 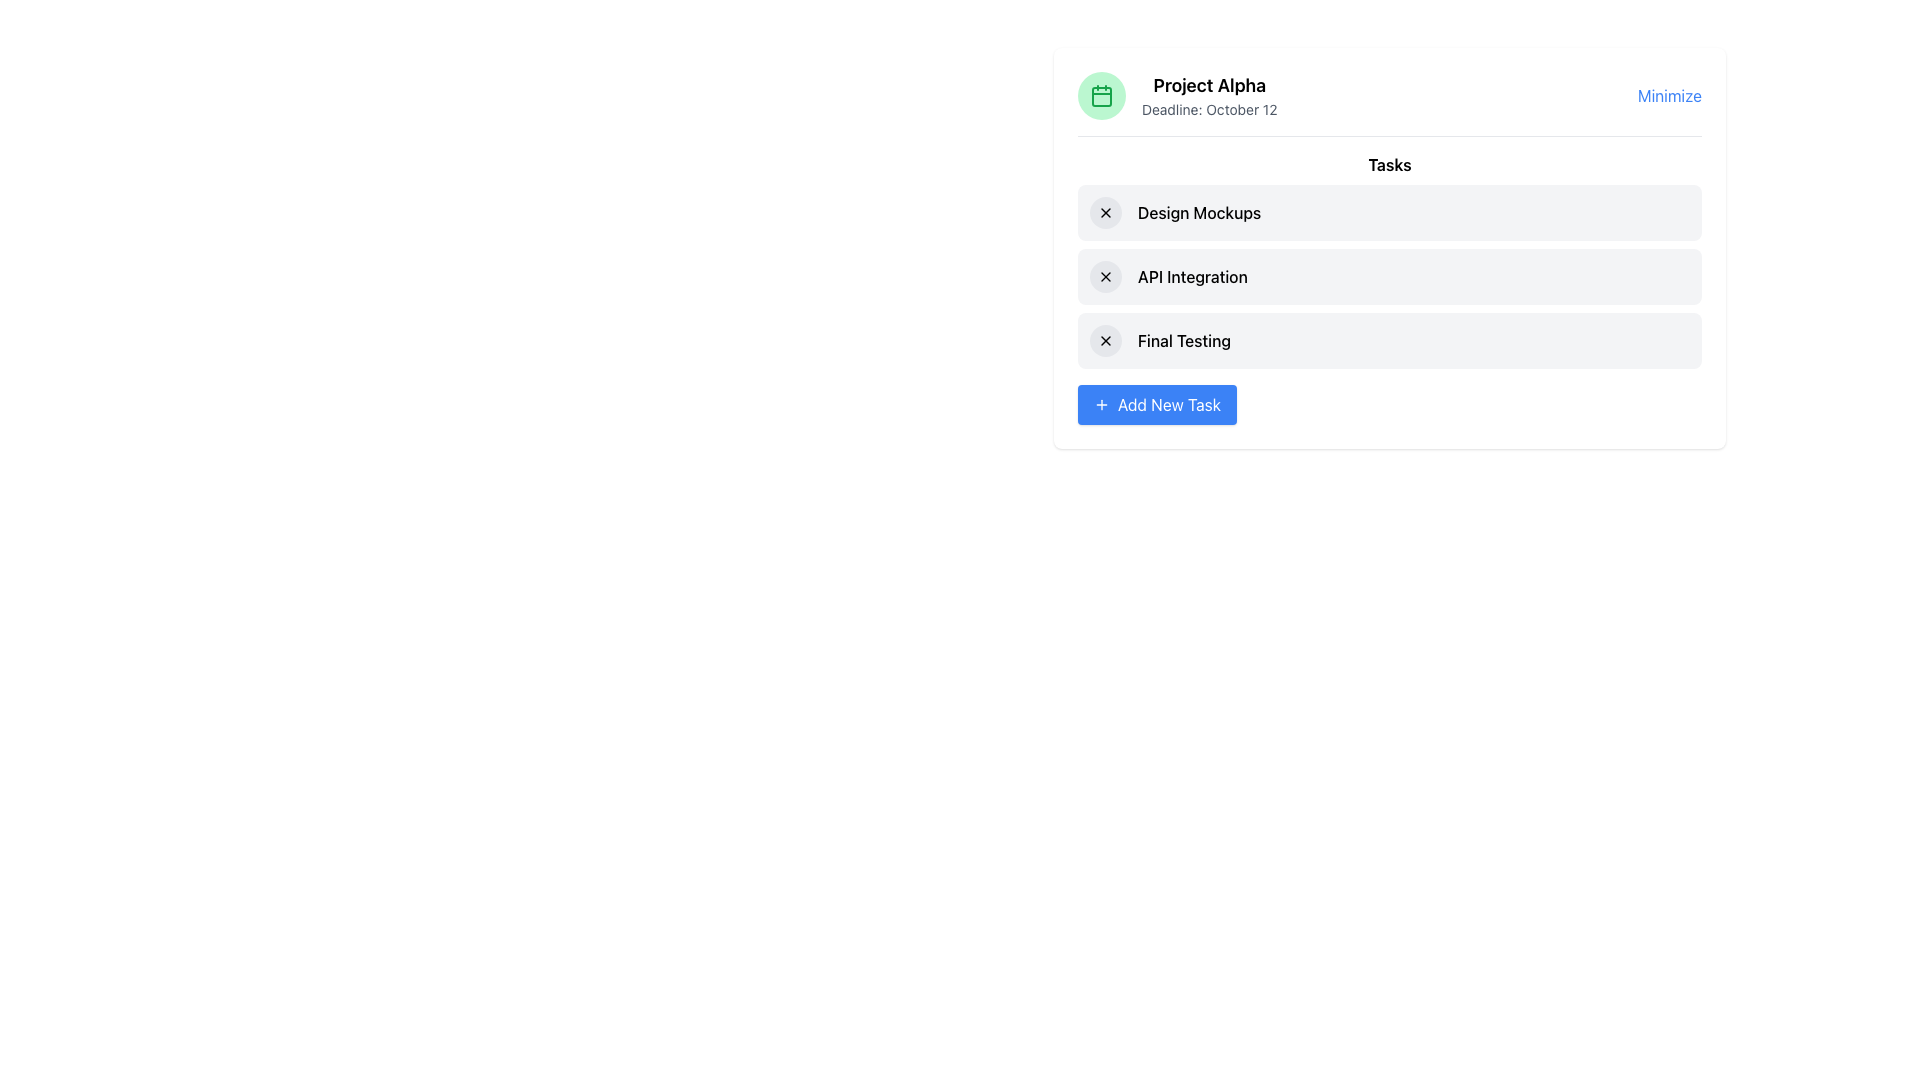 I want to click on the 'X' mark icon button with a light grey circular background, so click(x=1104, y=277).